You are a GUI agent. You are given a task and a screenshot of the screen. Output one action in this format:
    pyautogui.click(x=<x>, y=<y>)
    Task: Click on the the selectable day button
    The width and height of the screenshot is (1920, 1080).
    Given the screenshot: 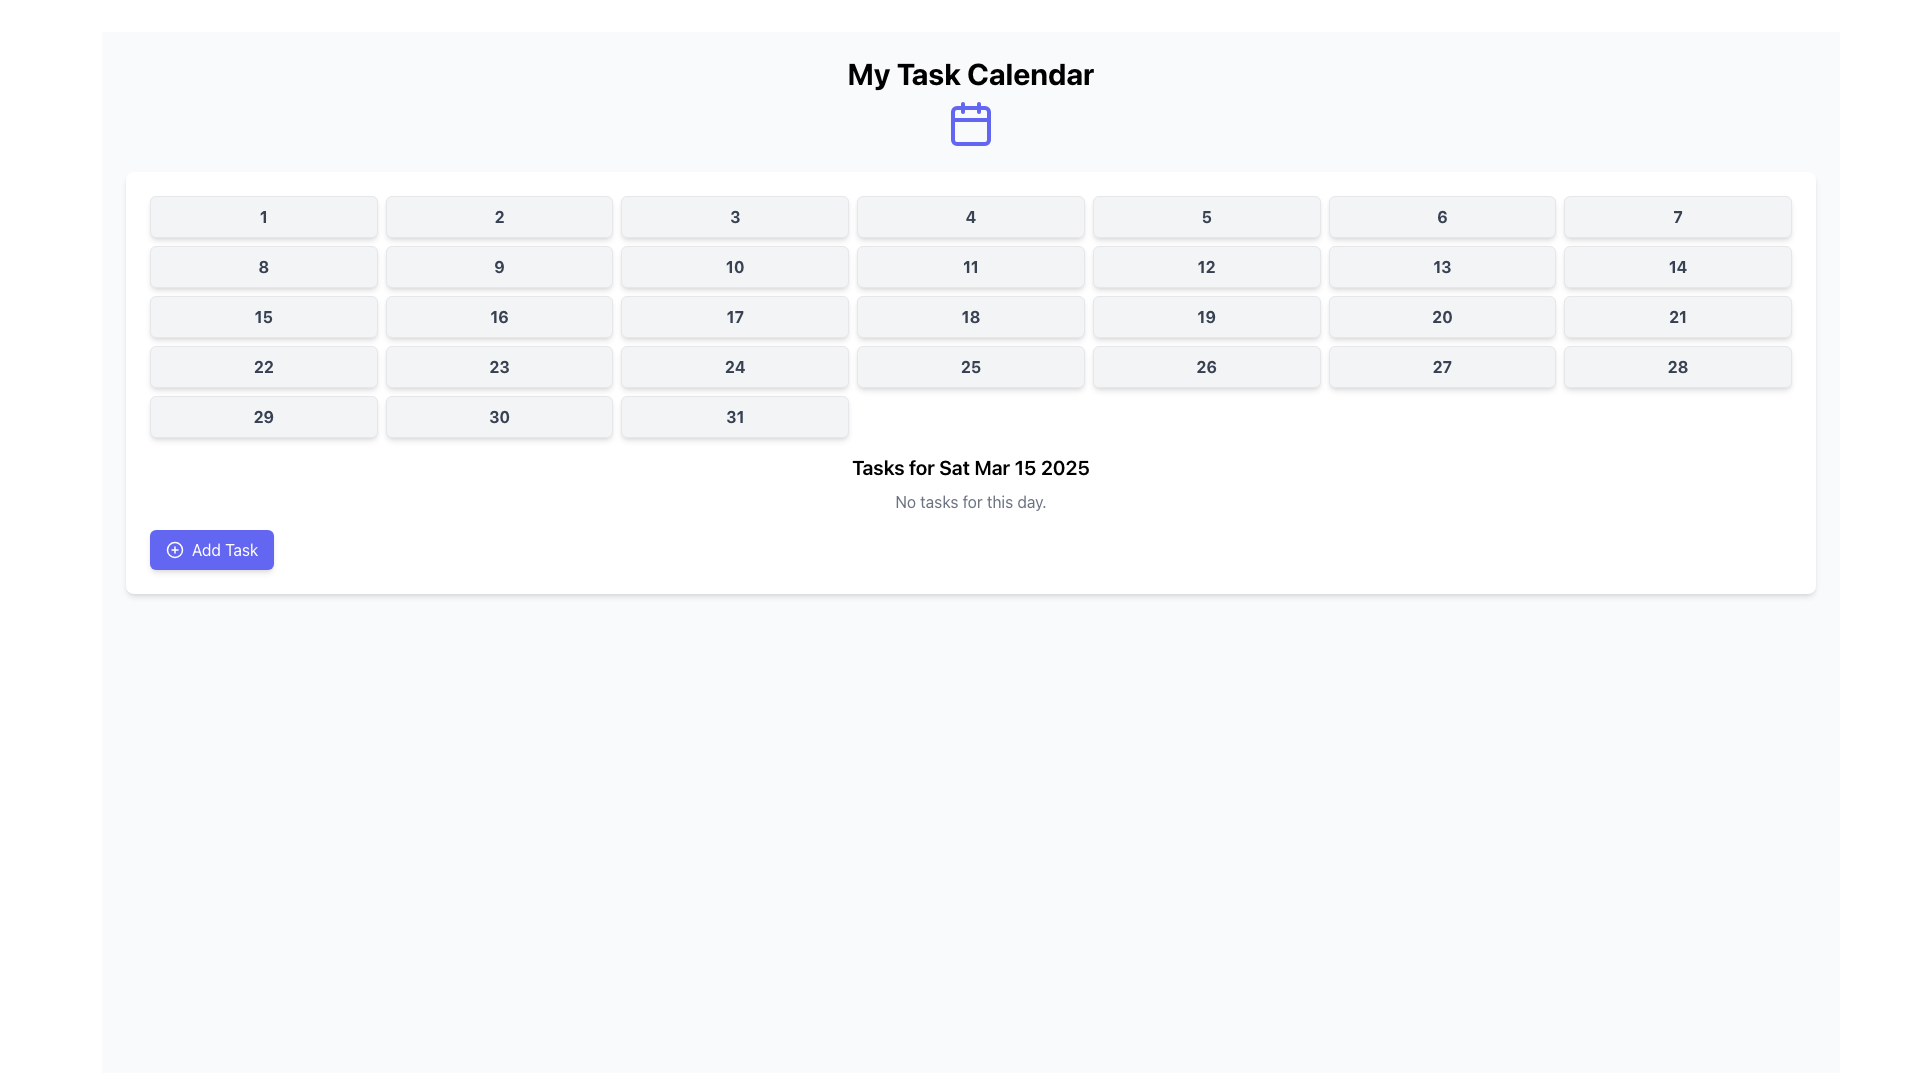 What is the action you would take?
    pyautogui.click(x=1678, y=265)
    